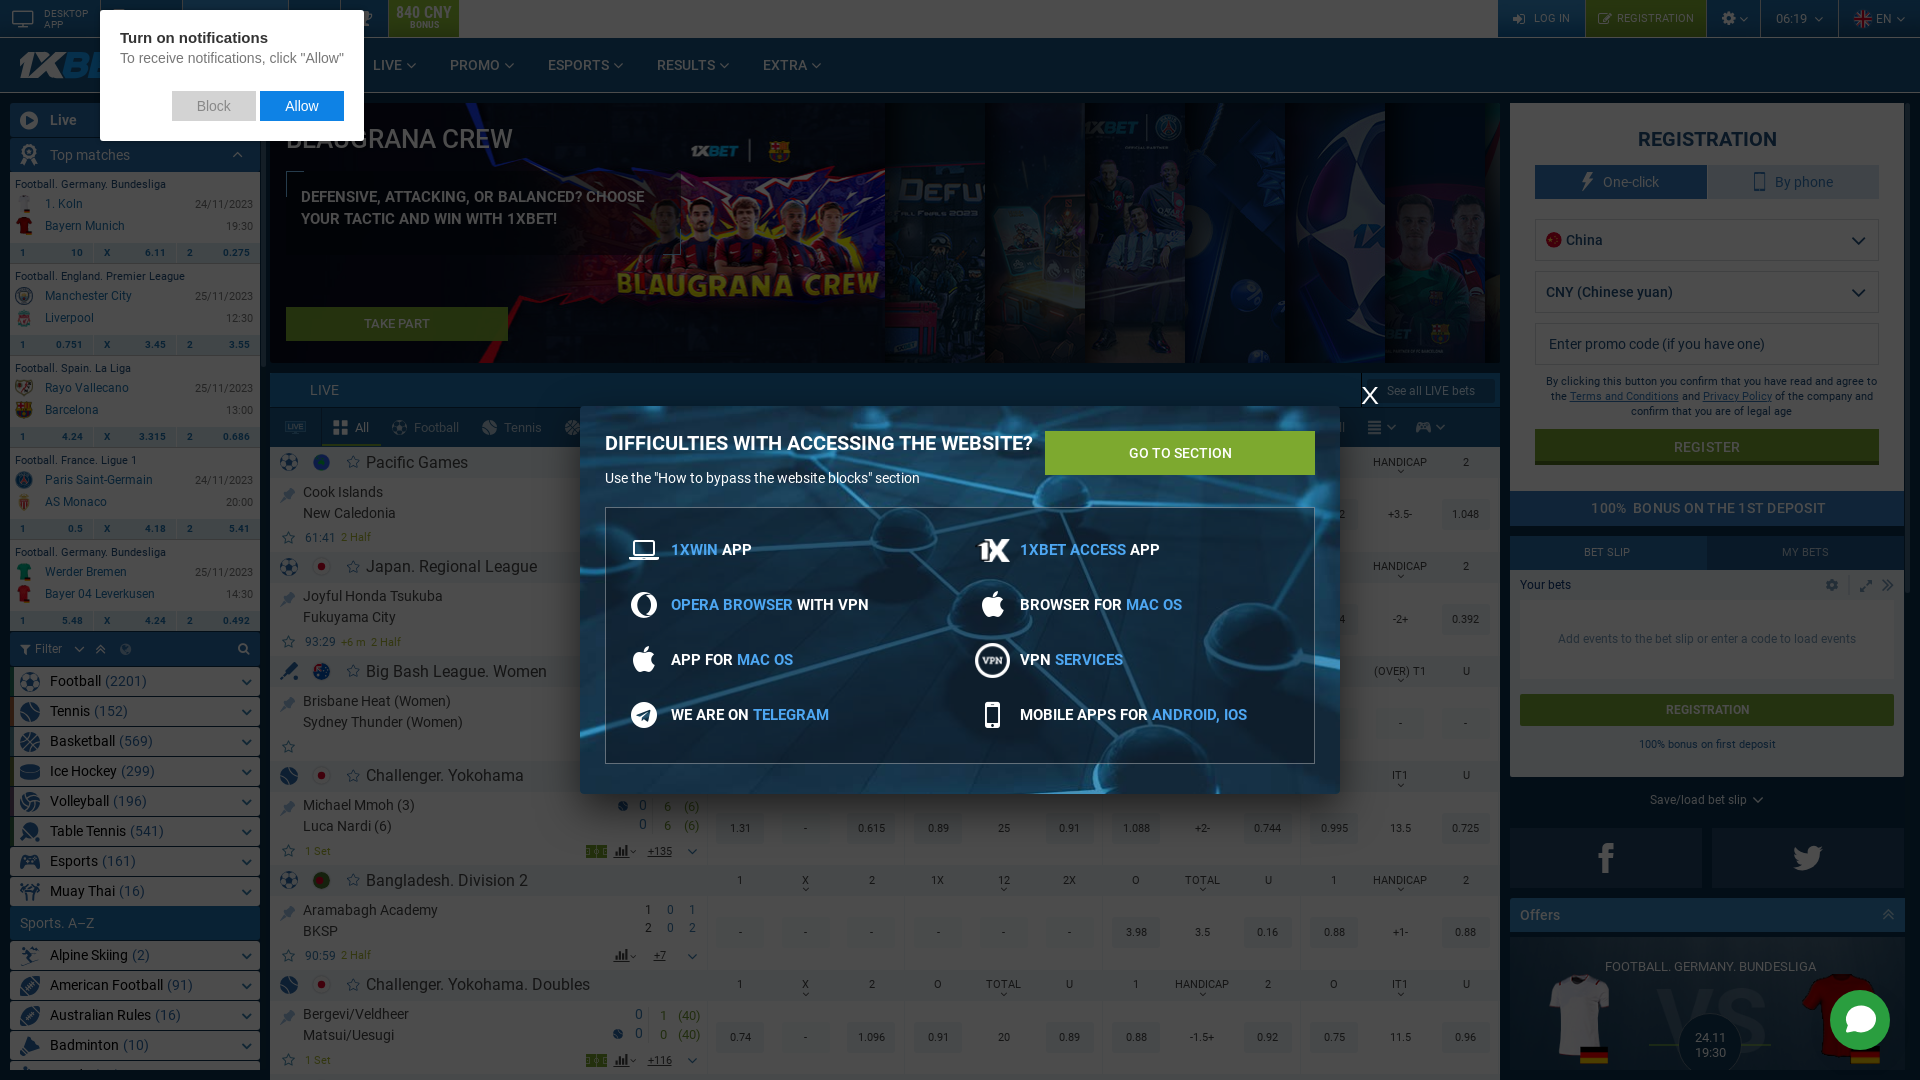 This screenshot has height=1080, width=1920. What do you see at coordinates (388, 18) in the screenshot?
I see `'840 CNY` at bounding box center [388, 18].